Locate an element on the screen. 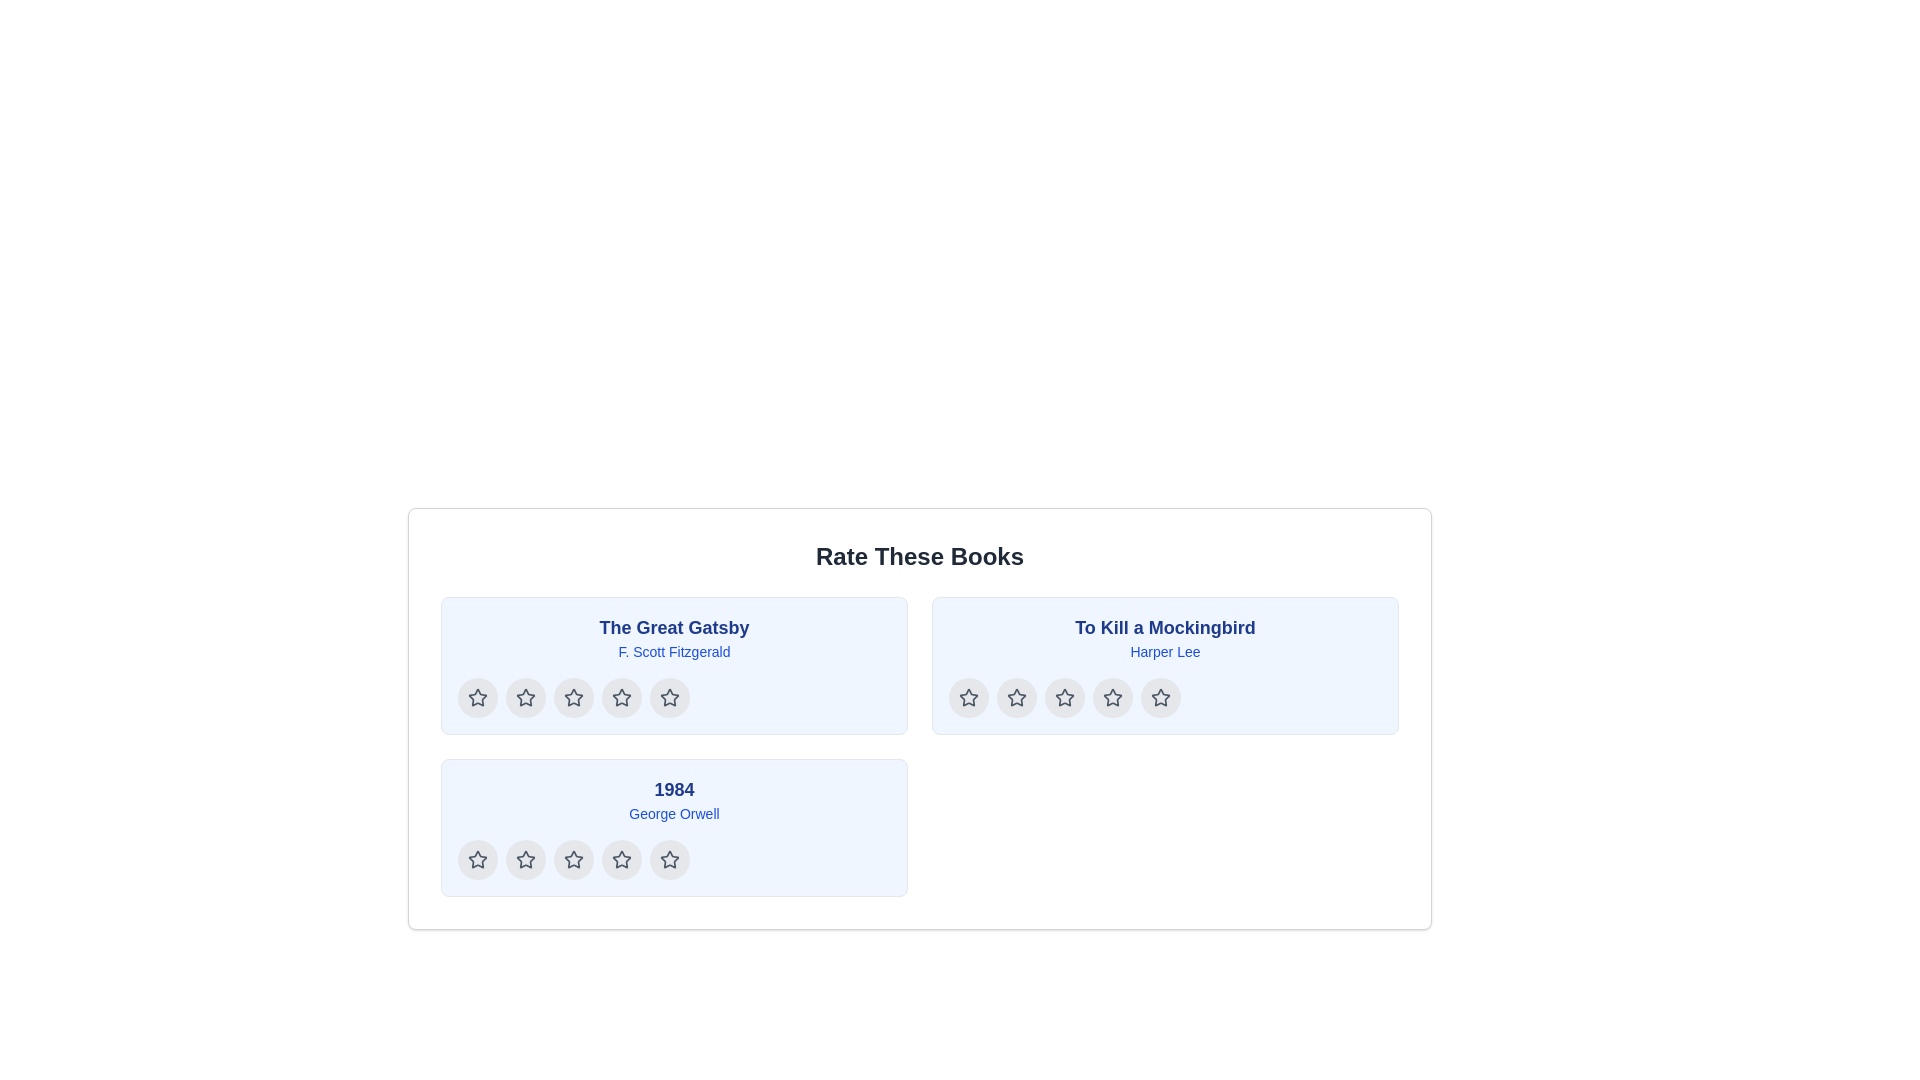  the fifth rating star button under the book titled 'The Great Gatsby' is located at coordinates (670, 697).